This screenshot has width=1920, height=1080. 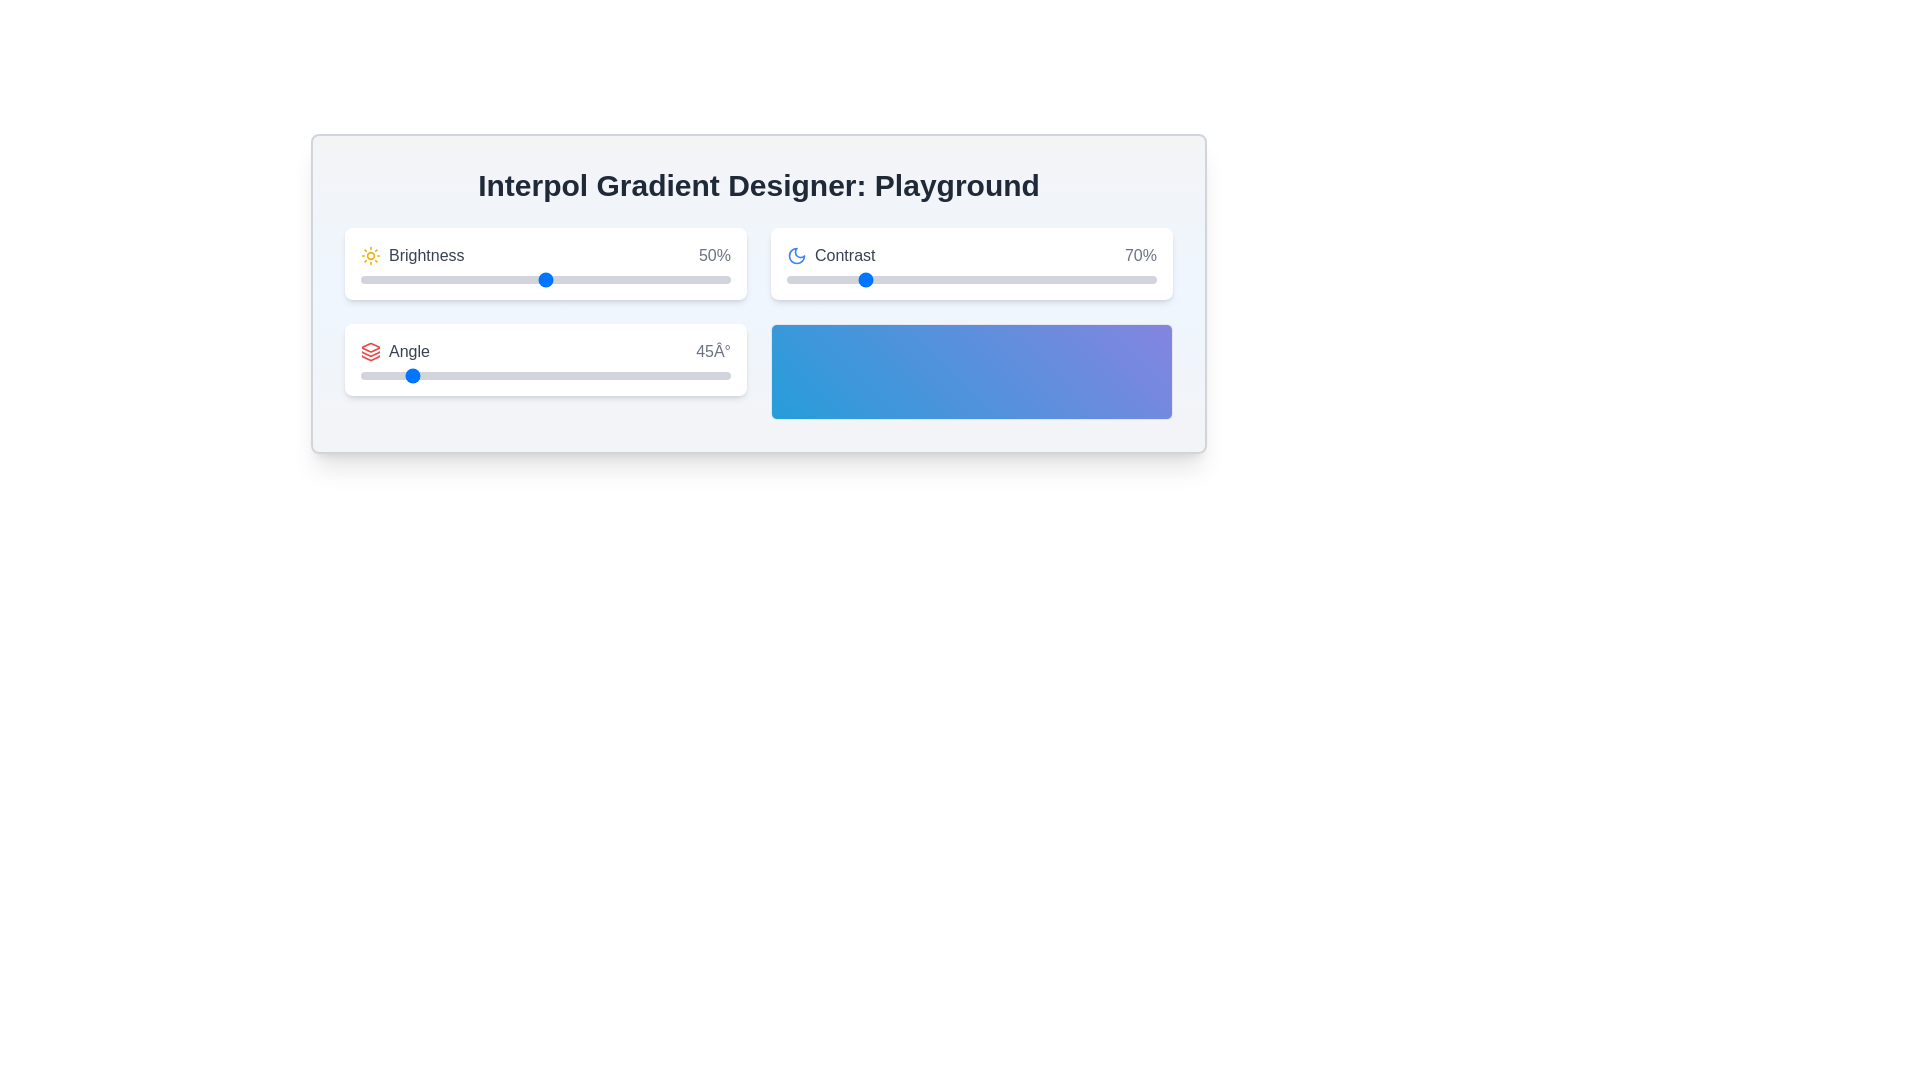 I want to click on the angle slider, so click(x=445, y=375).